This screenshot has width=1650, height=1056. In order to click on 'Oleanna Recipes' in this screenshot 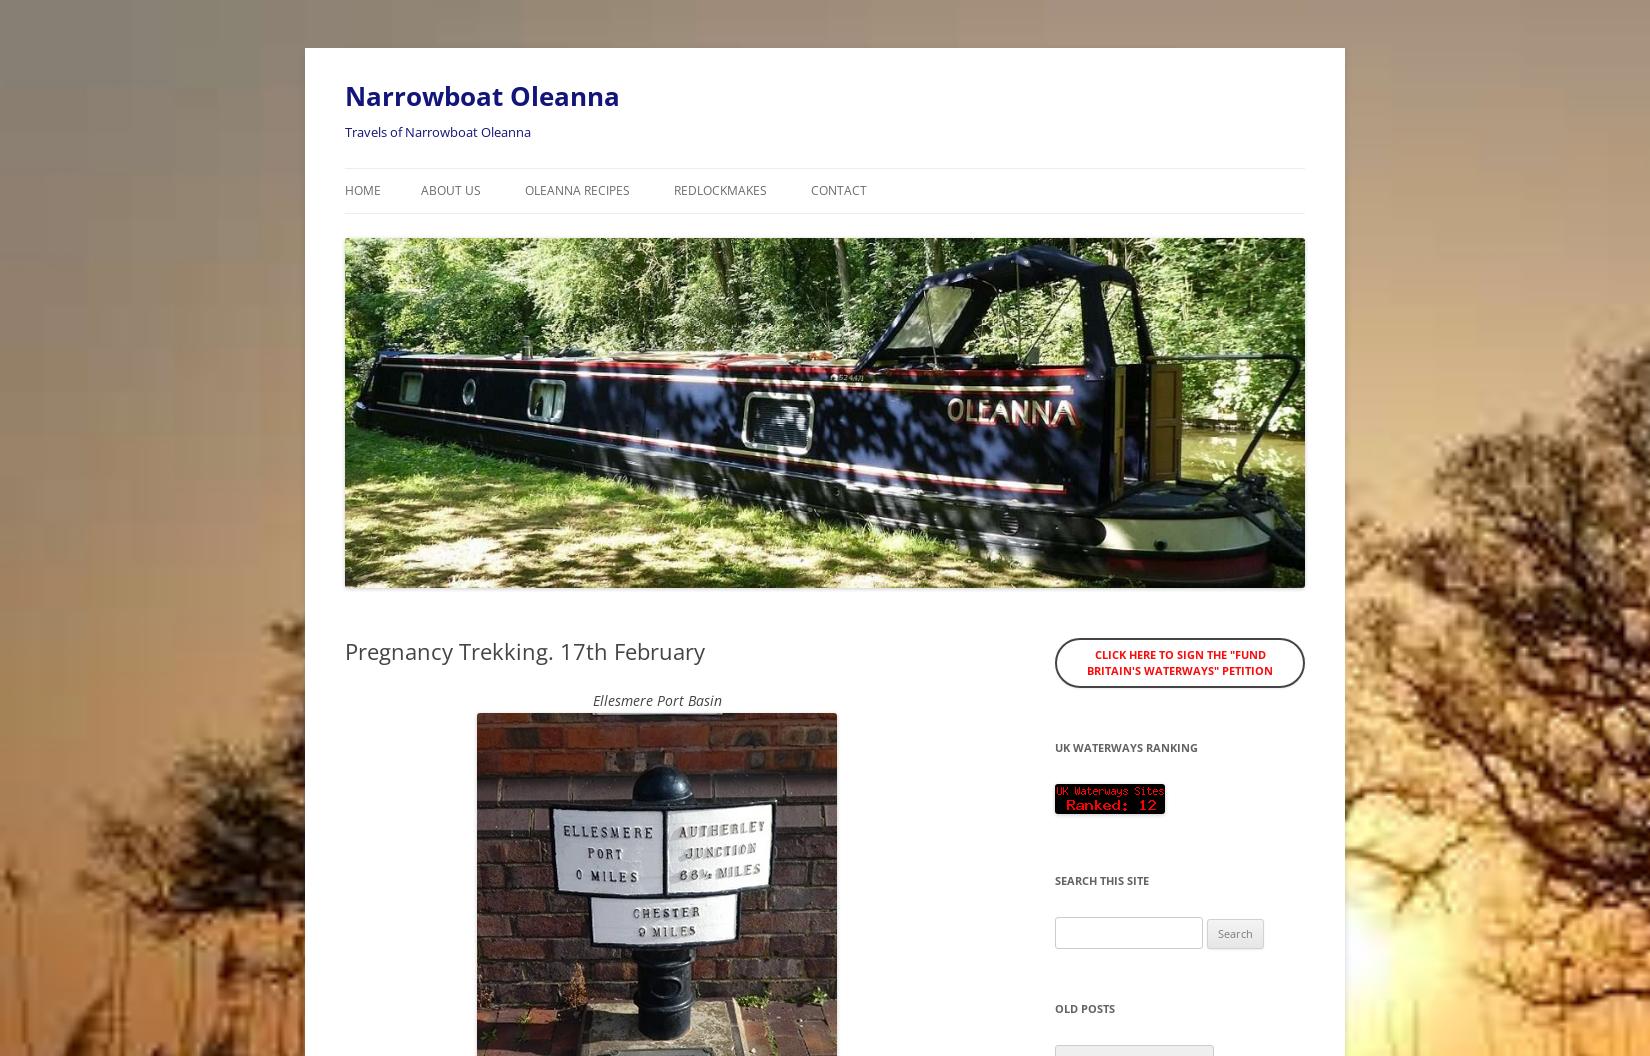, I will do `click(524, 190)`.